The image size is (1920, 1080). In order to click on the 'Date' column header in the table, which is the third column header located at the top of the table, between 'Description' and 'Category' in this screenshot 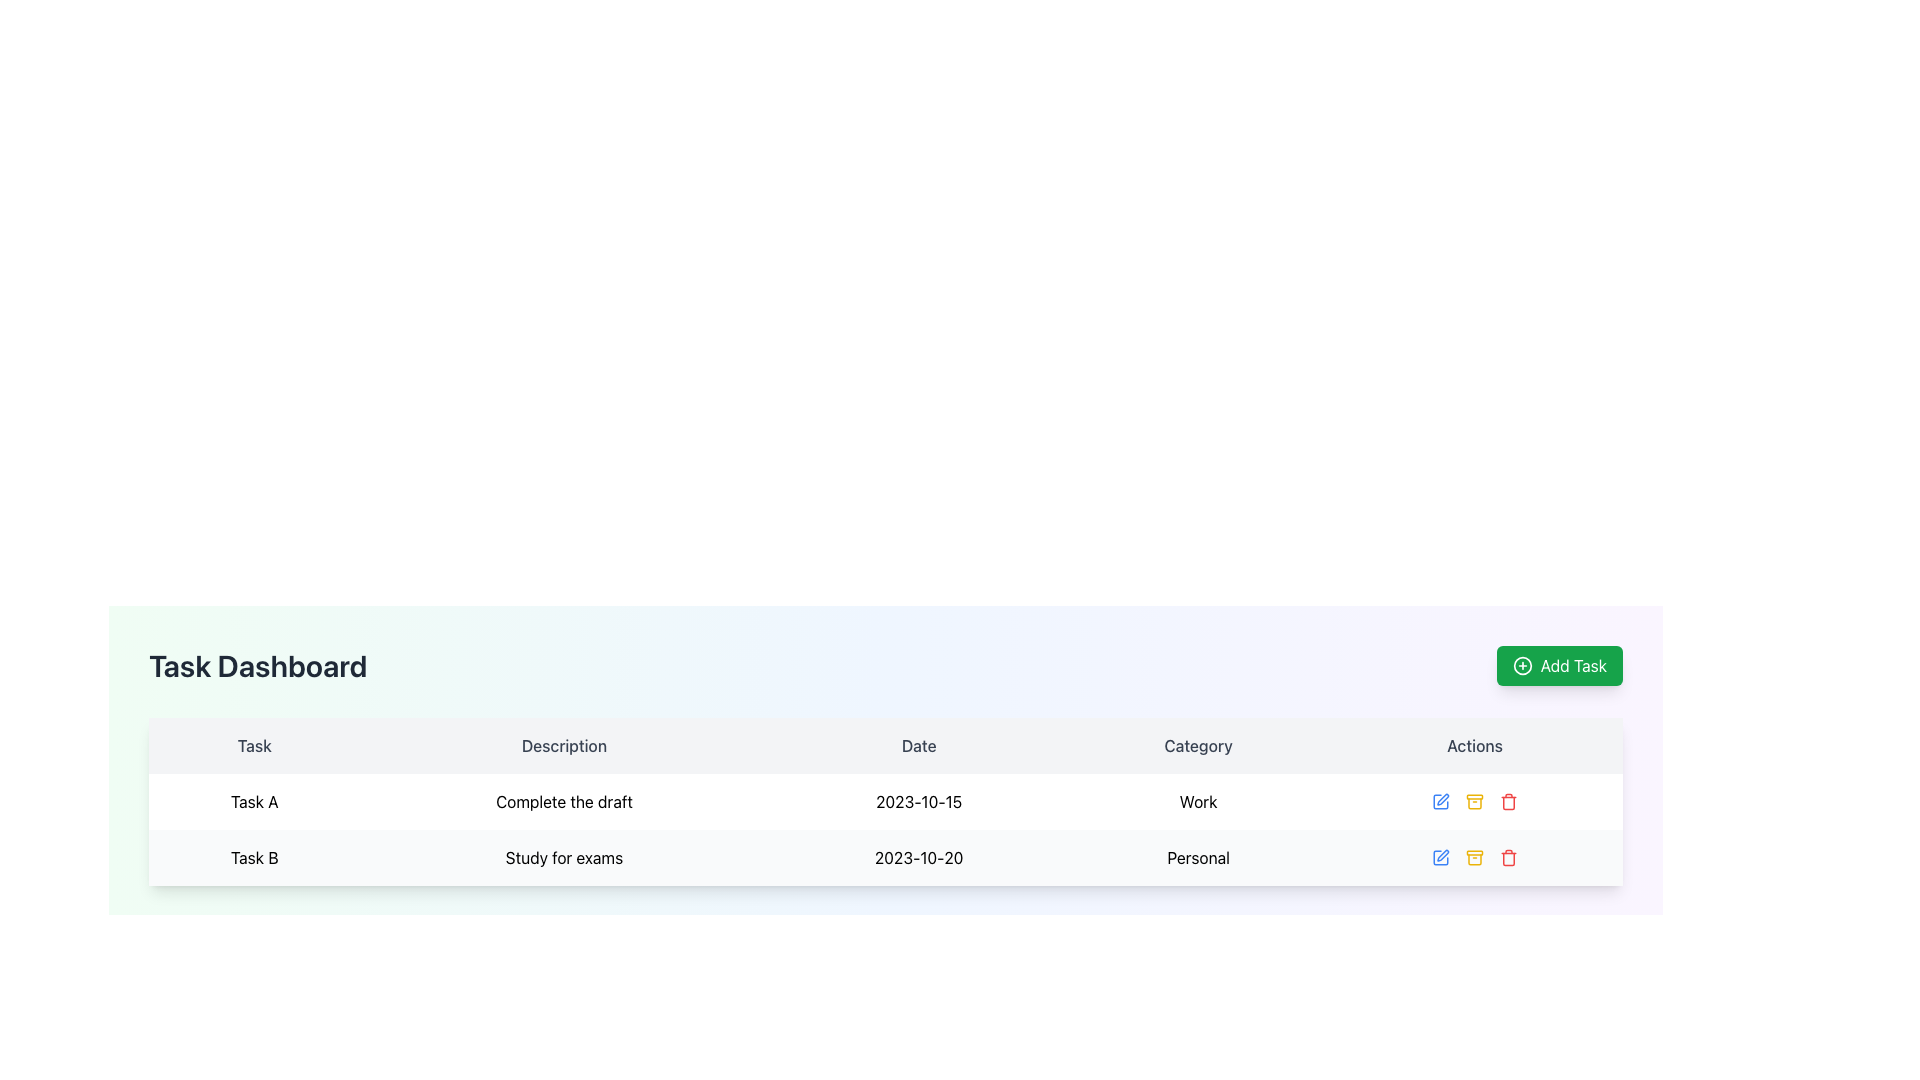, I will do `click(918, 745)`.